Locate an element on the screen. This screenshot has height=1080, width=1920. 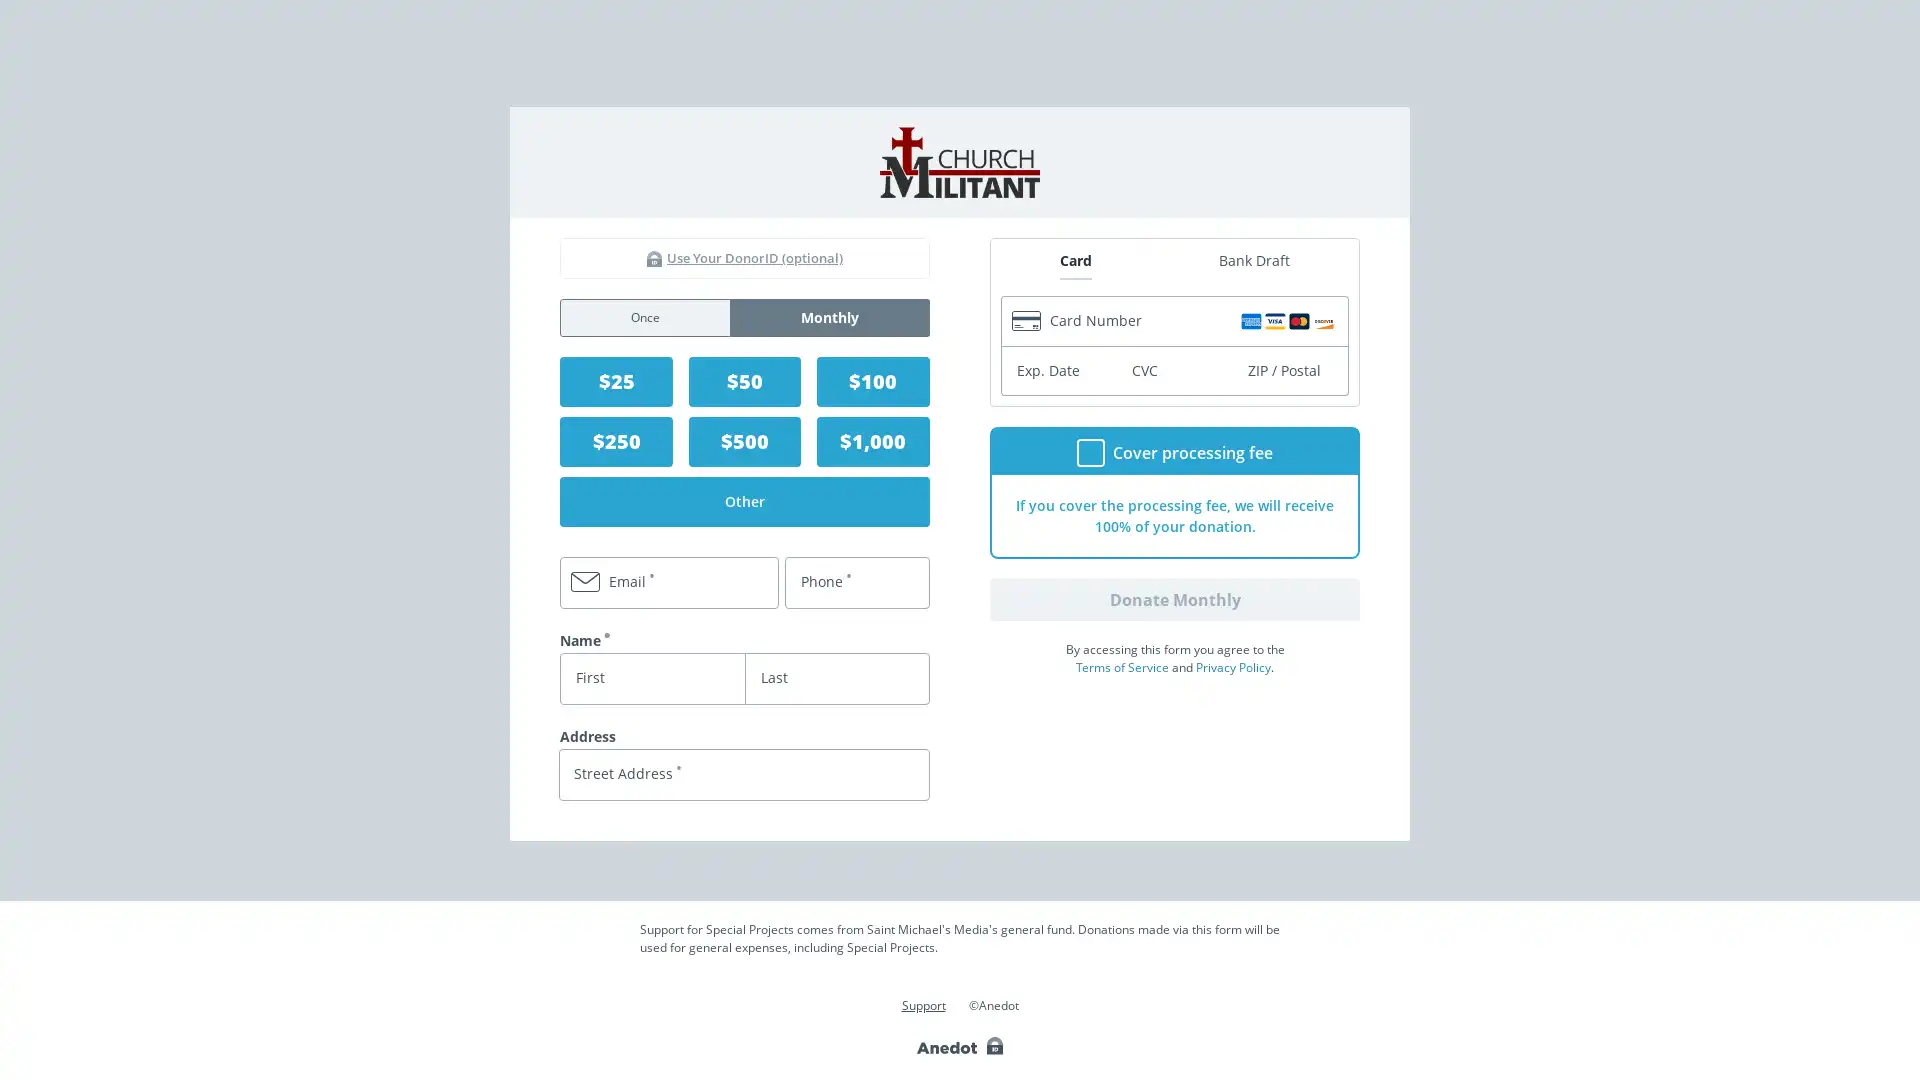
Donate monthly is located at coordinates (1175, 597).